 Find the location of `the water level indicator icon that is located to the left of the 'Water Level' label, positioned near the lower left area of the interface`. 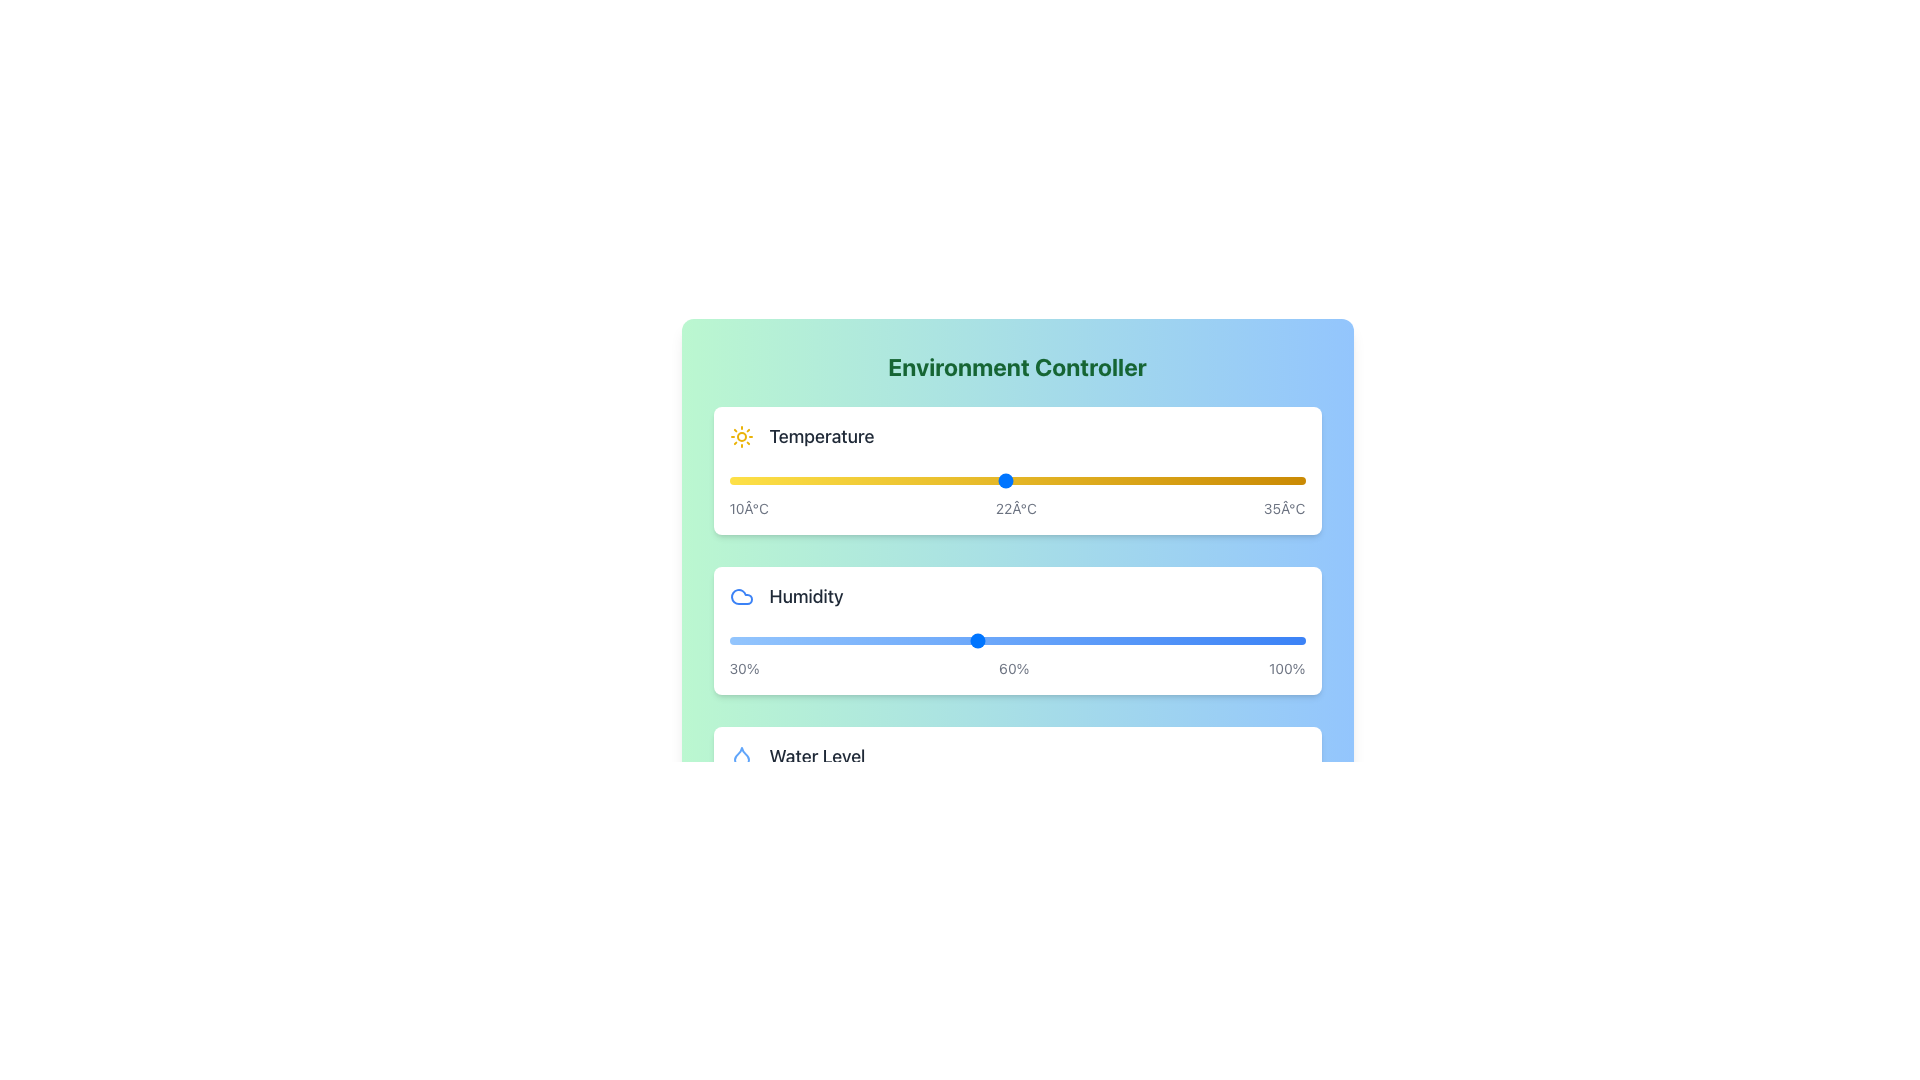

the water level indicator icon that is located to the left of the 'Water Level' label, positioned near the lower left area of the interface is located at coordinates (740, 756).